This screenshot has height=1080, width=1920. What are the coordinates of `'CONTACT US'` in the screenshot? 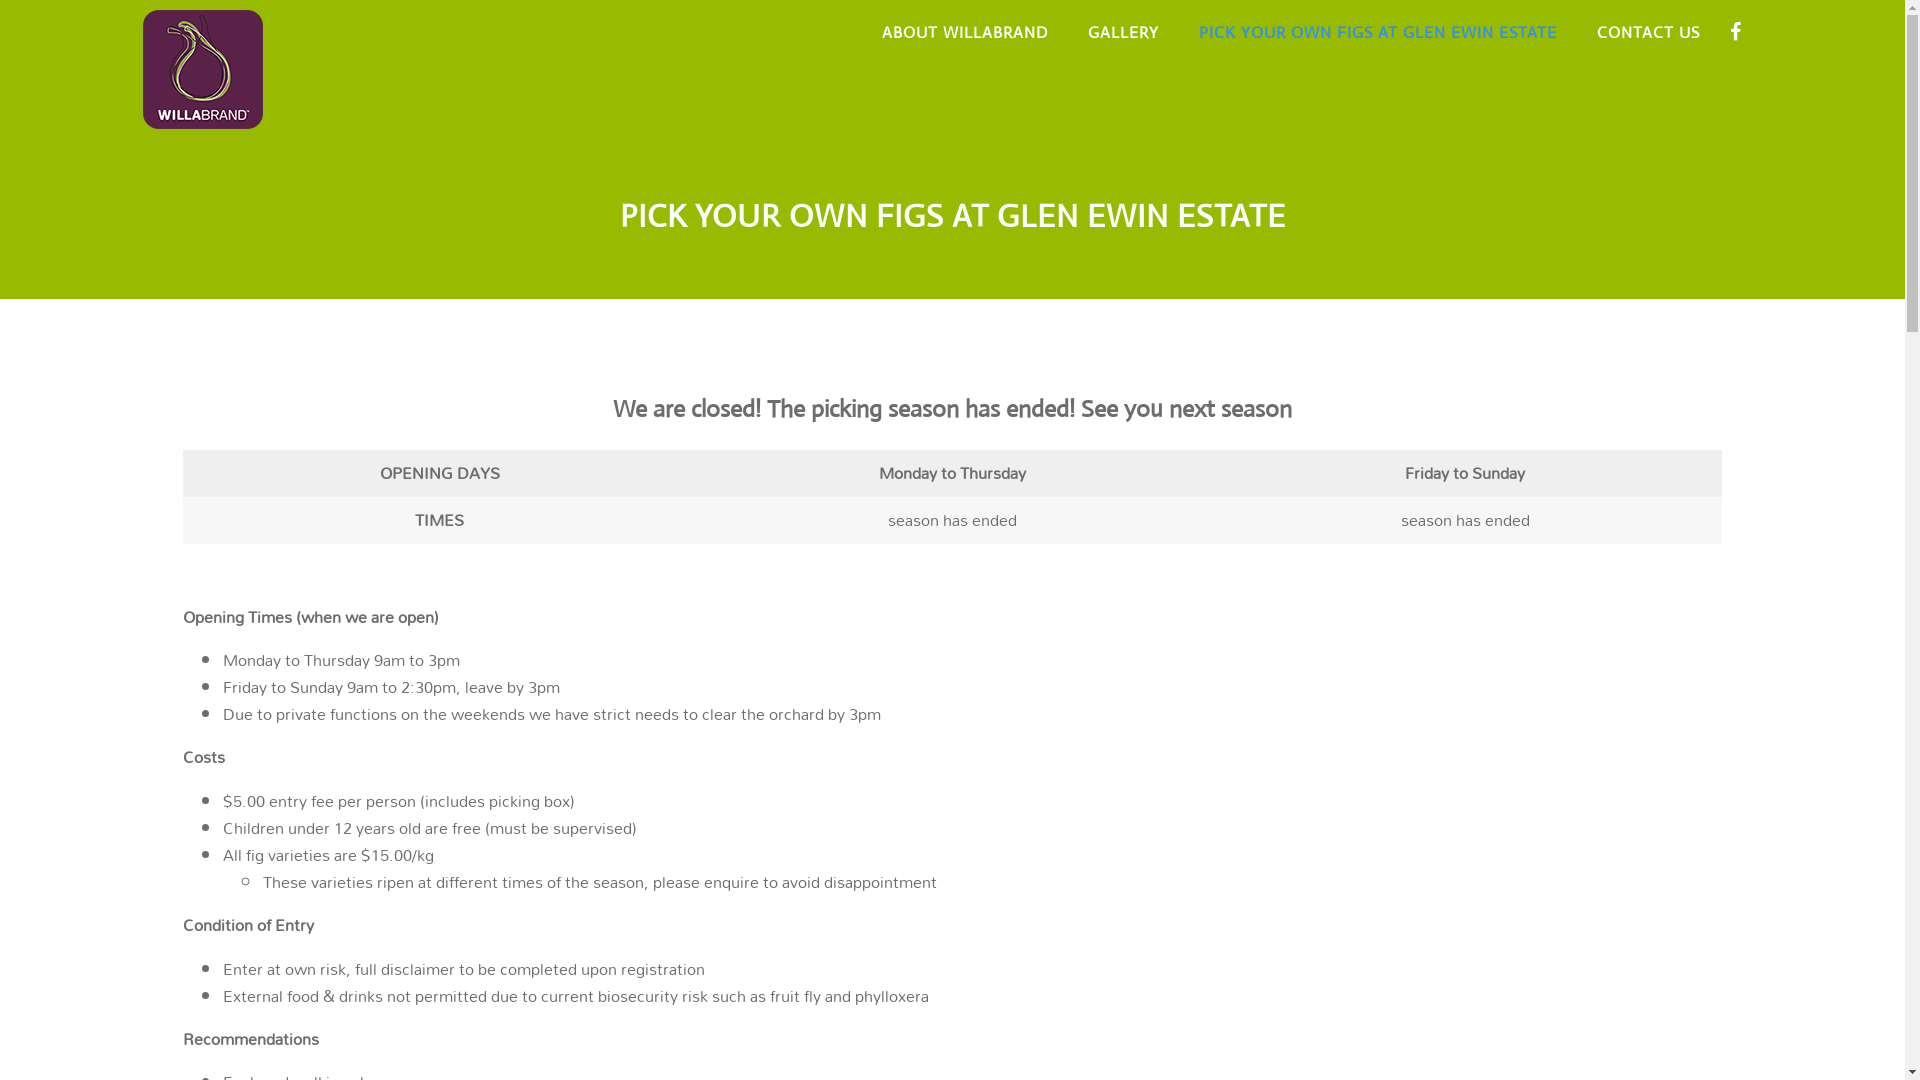 It's located at (1648, 33).